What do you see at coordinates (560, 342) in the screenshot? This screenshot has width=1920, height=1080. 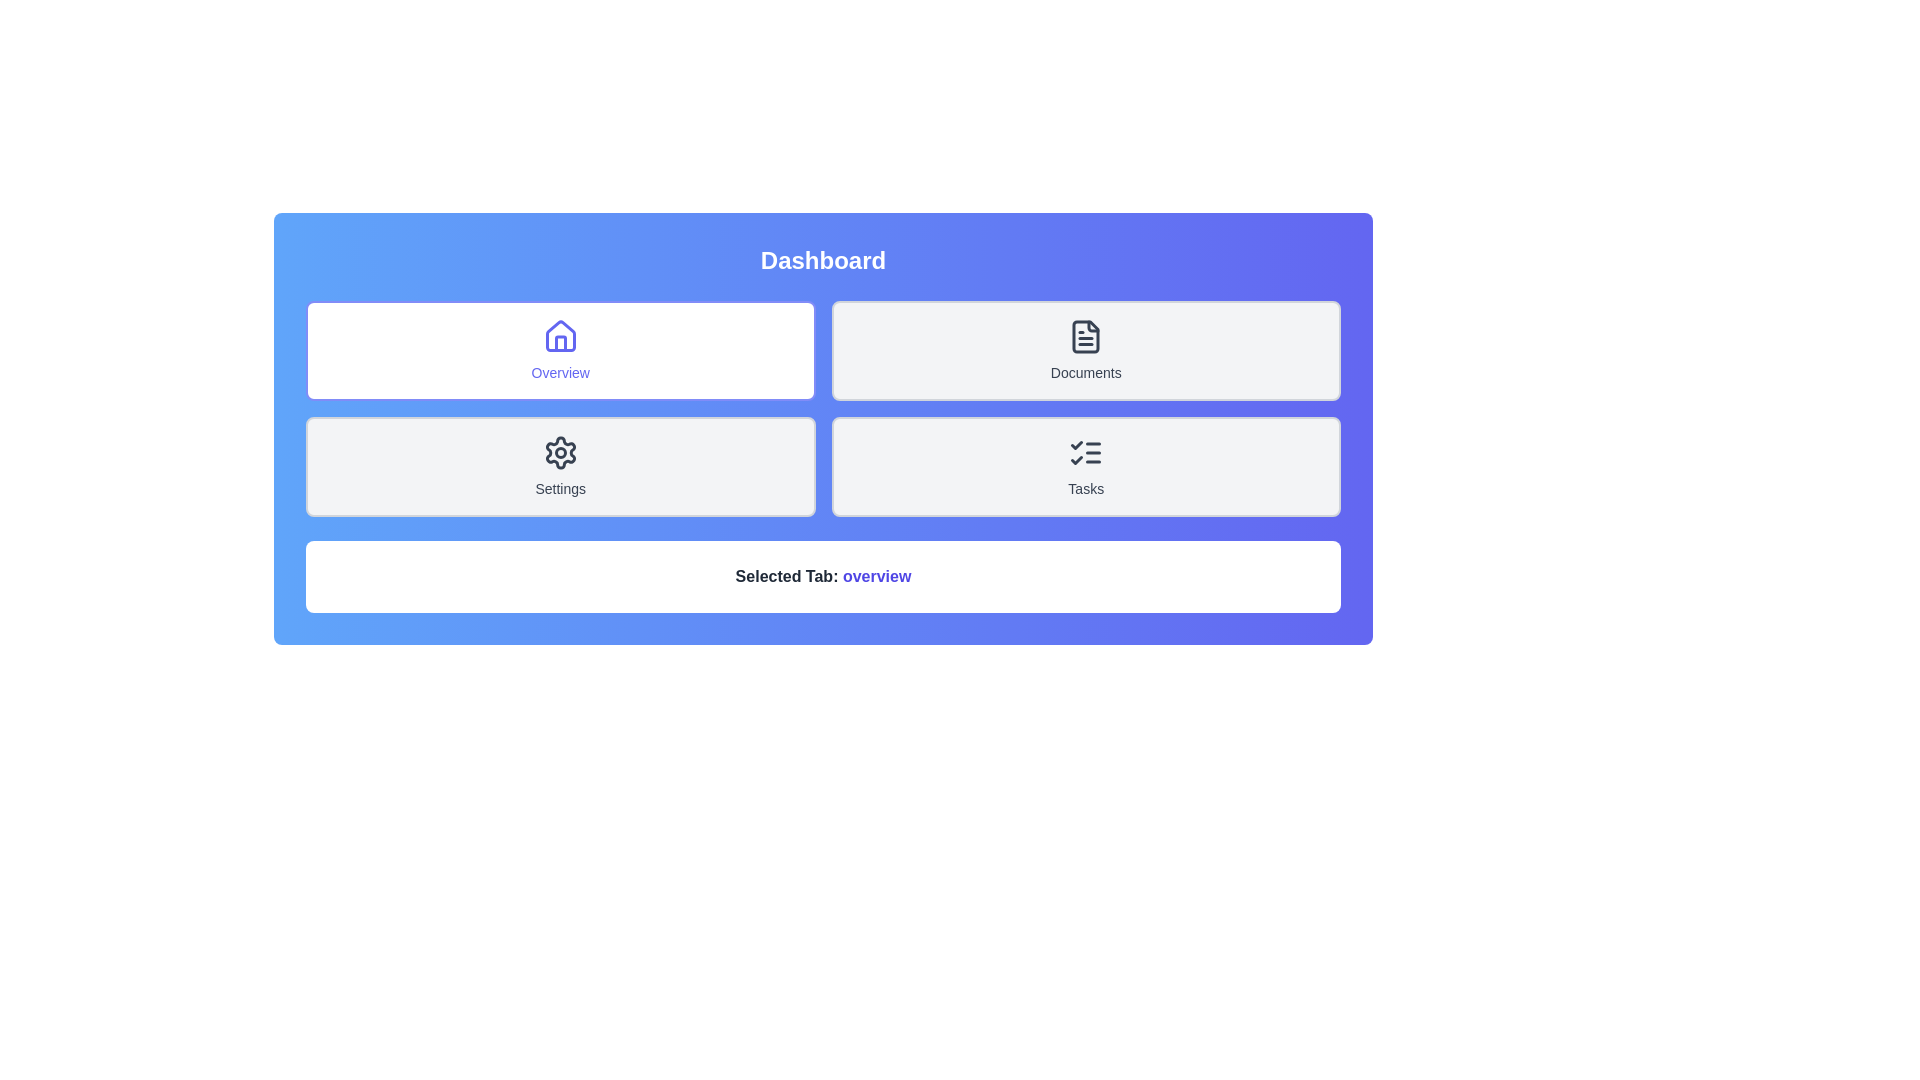 I see `the visual details of the house-shaped icon component located at the bottom part of the icon` at bounding box center [560, 342].